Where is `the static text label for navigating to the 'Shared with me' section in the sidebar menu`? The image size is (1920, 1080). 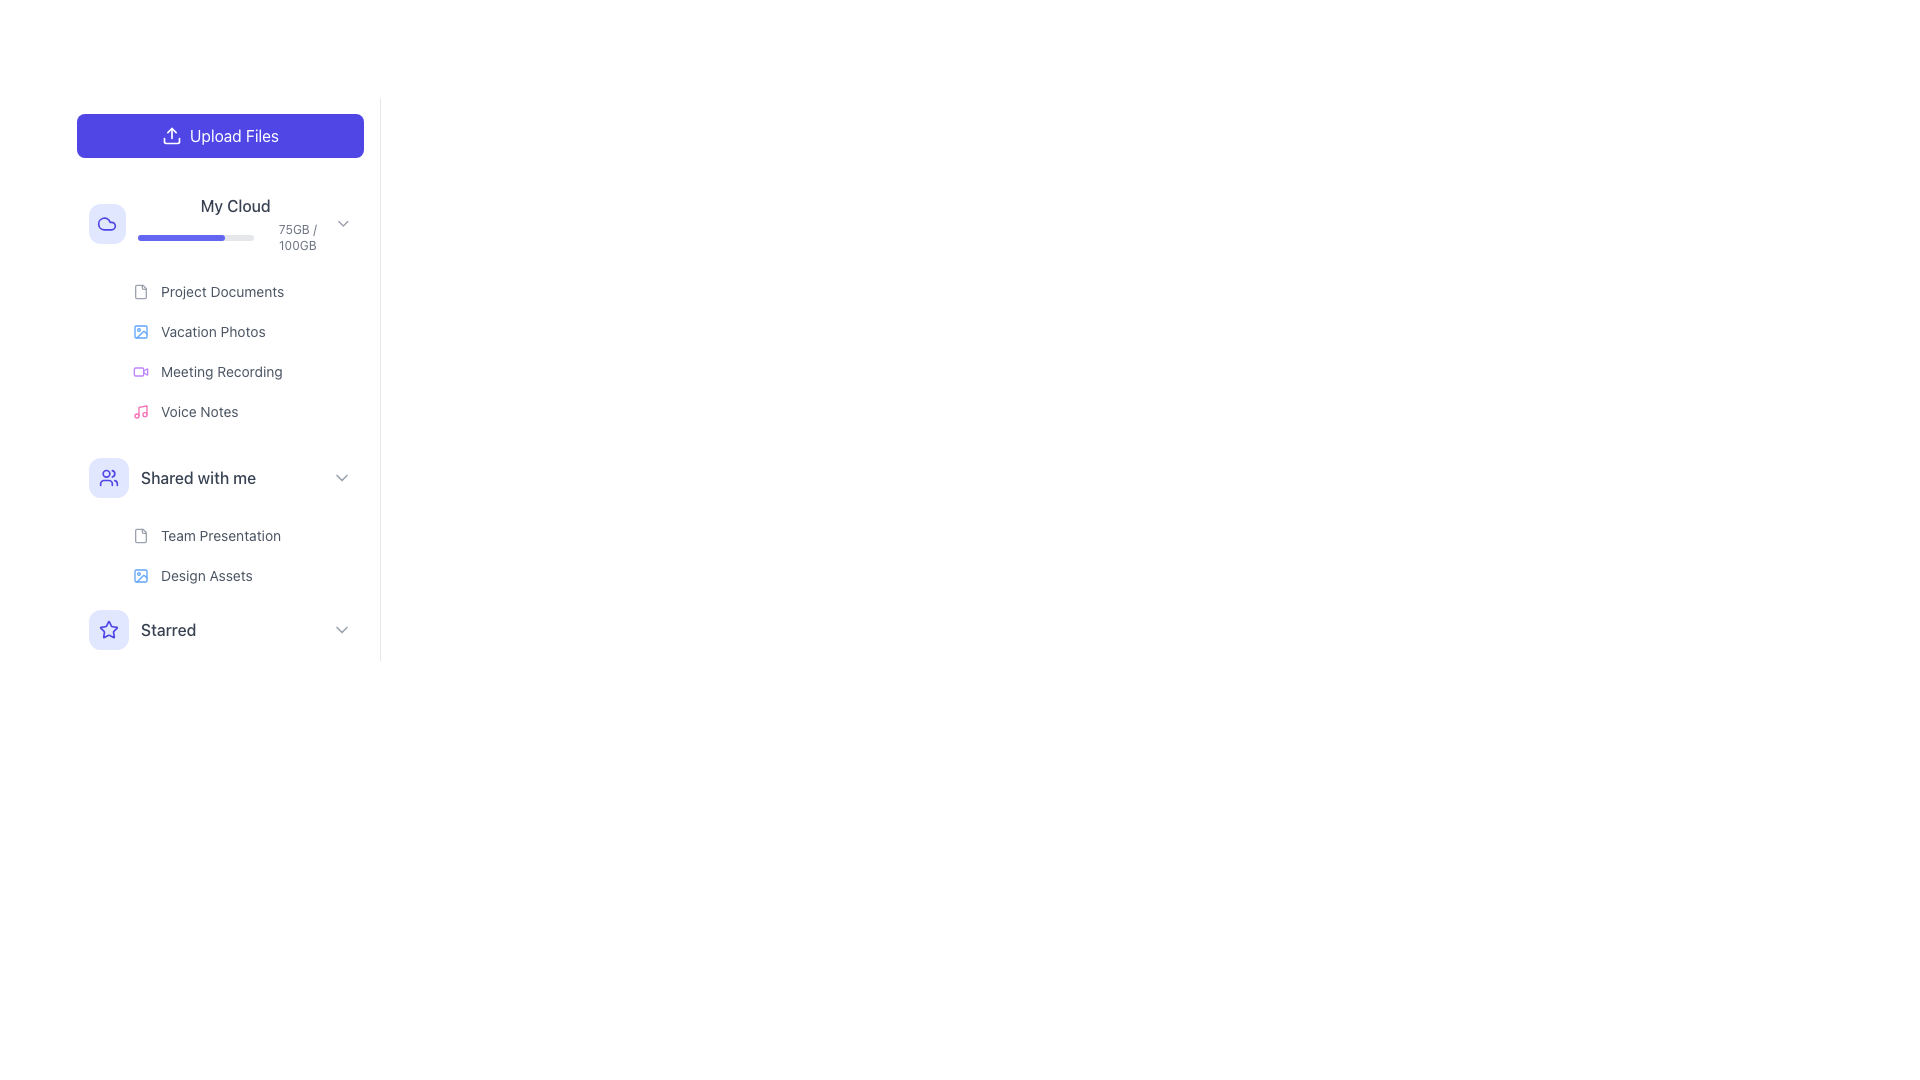 the static text label for navigating to the 'Shared with me' section in the sidebar menu is located at coordinates (198, 478).